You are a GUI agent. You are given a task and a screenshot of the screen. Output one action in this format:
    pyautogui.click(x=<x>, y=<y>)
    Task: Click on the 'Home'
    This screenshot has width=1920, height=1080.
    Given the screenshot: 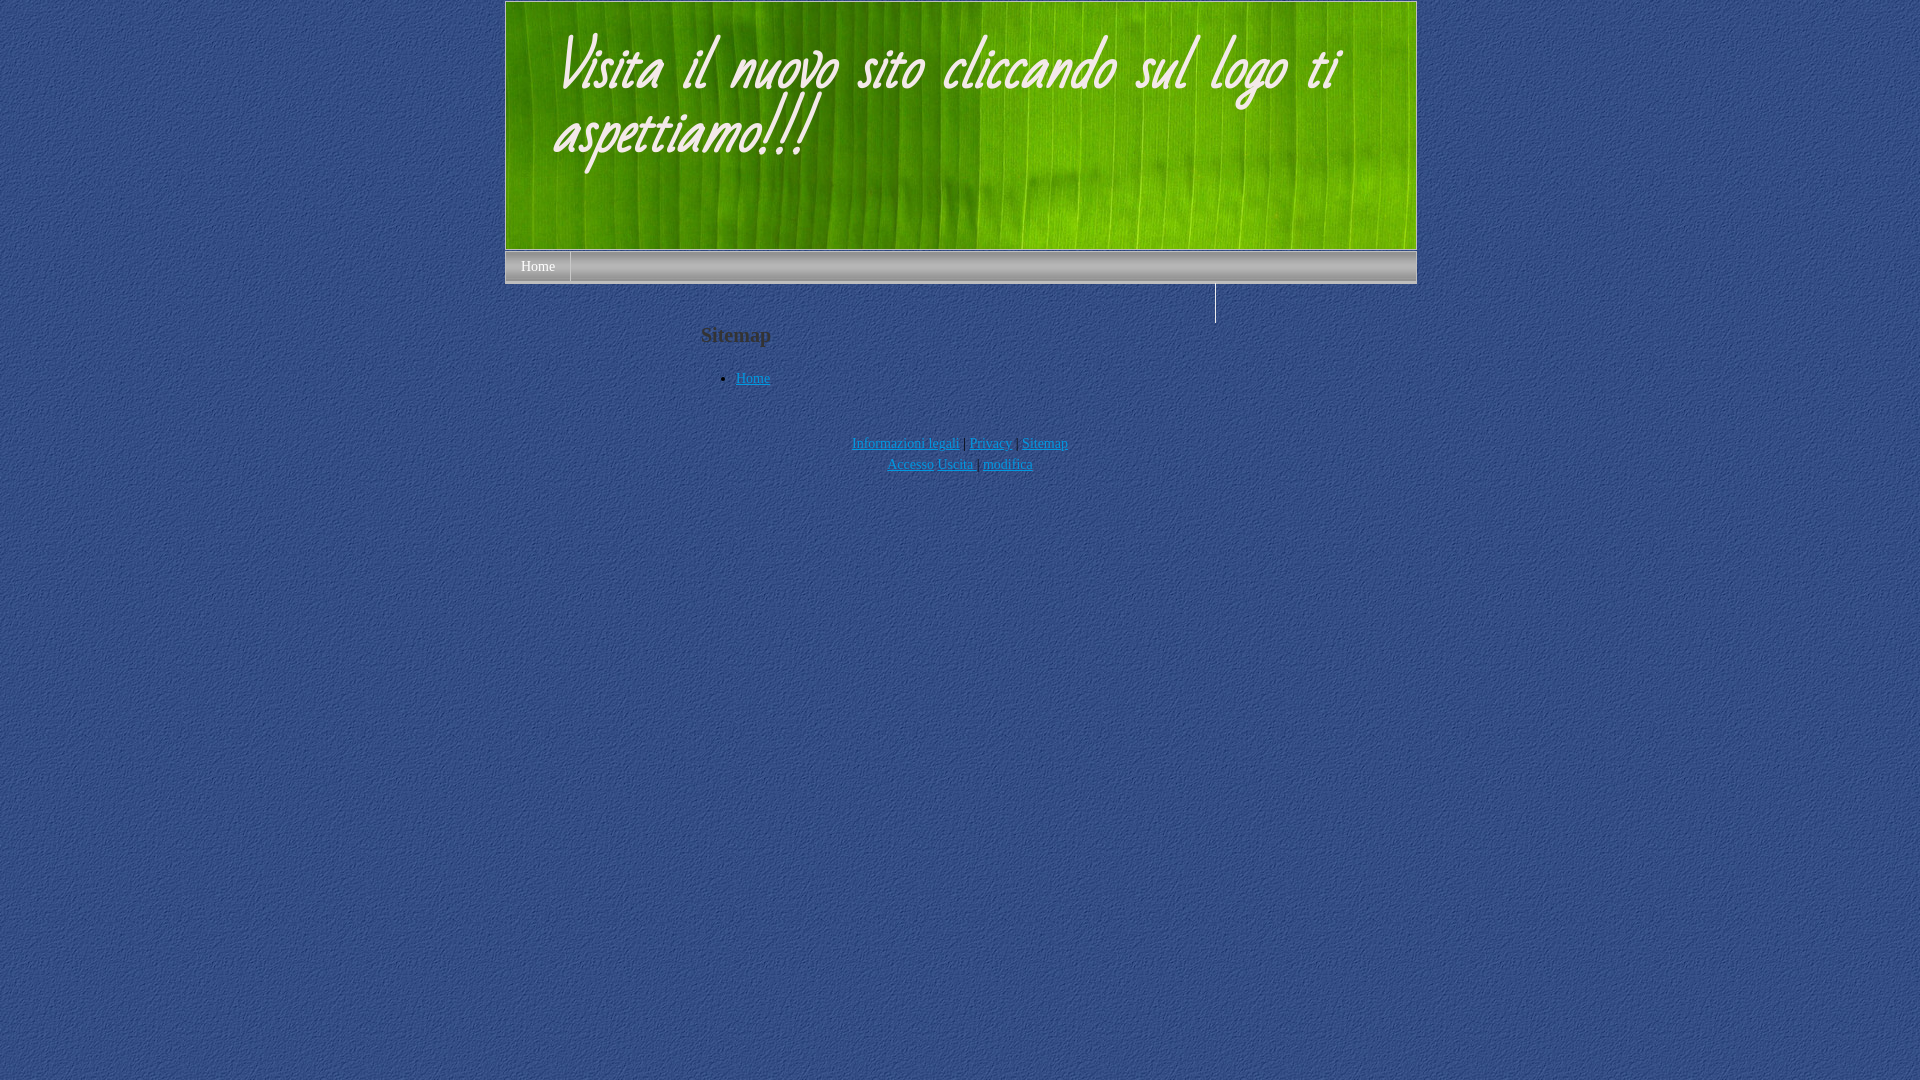 What is the action you would take?
    pyautogui.click(x=538, y=265)
    